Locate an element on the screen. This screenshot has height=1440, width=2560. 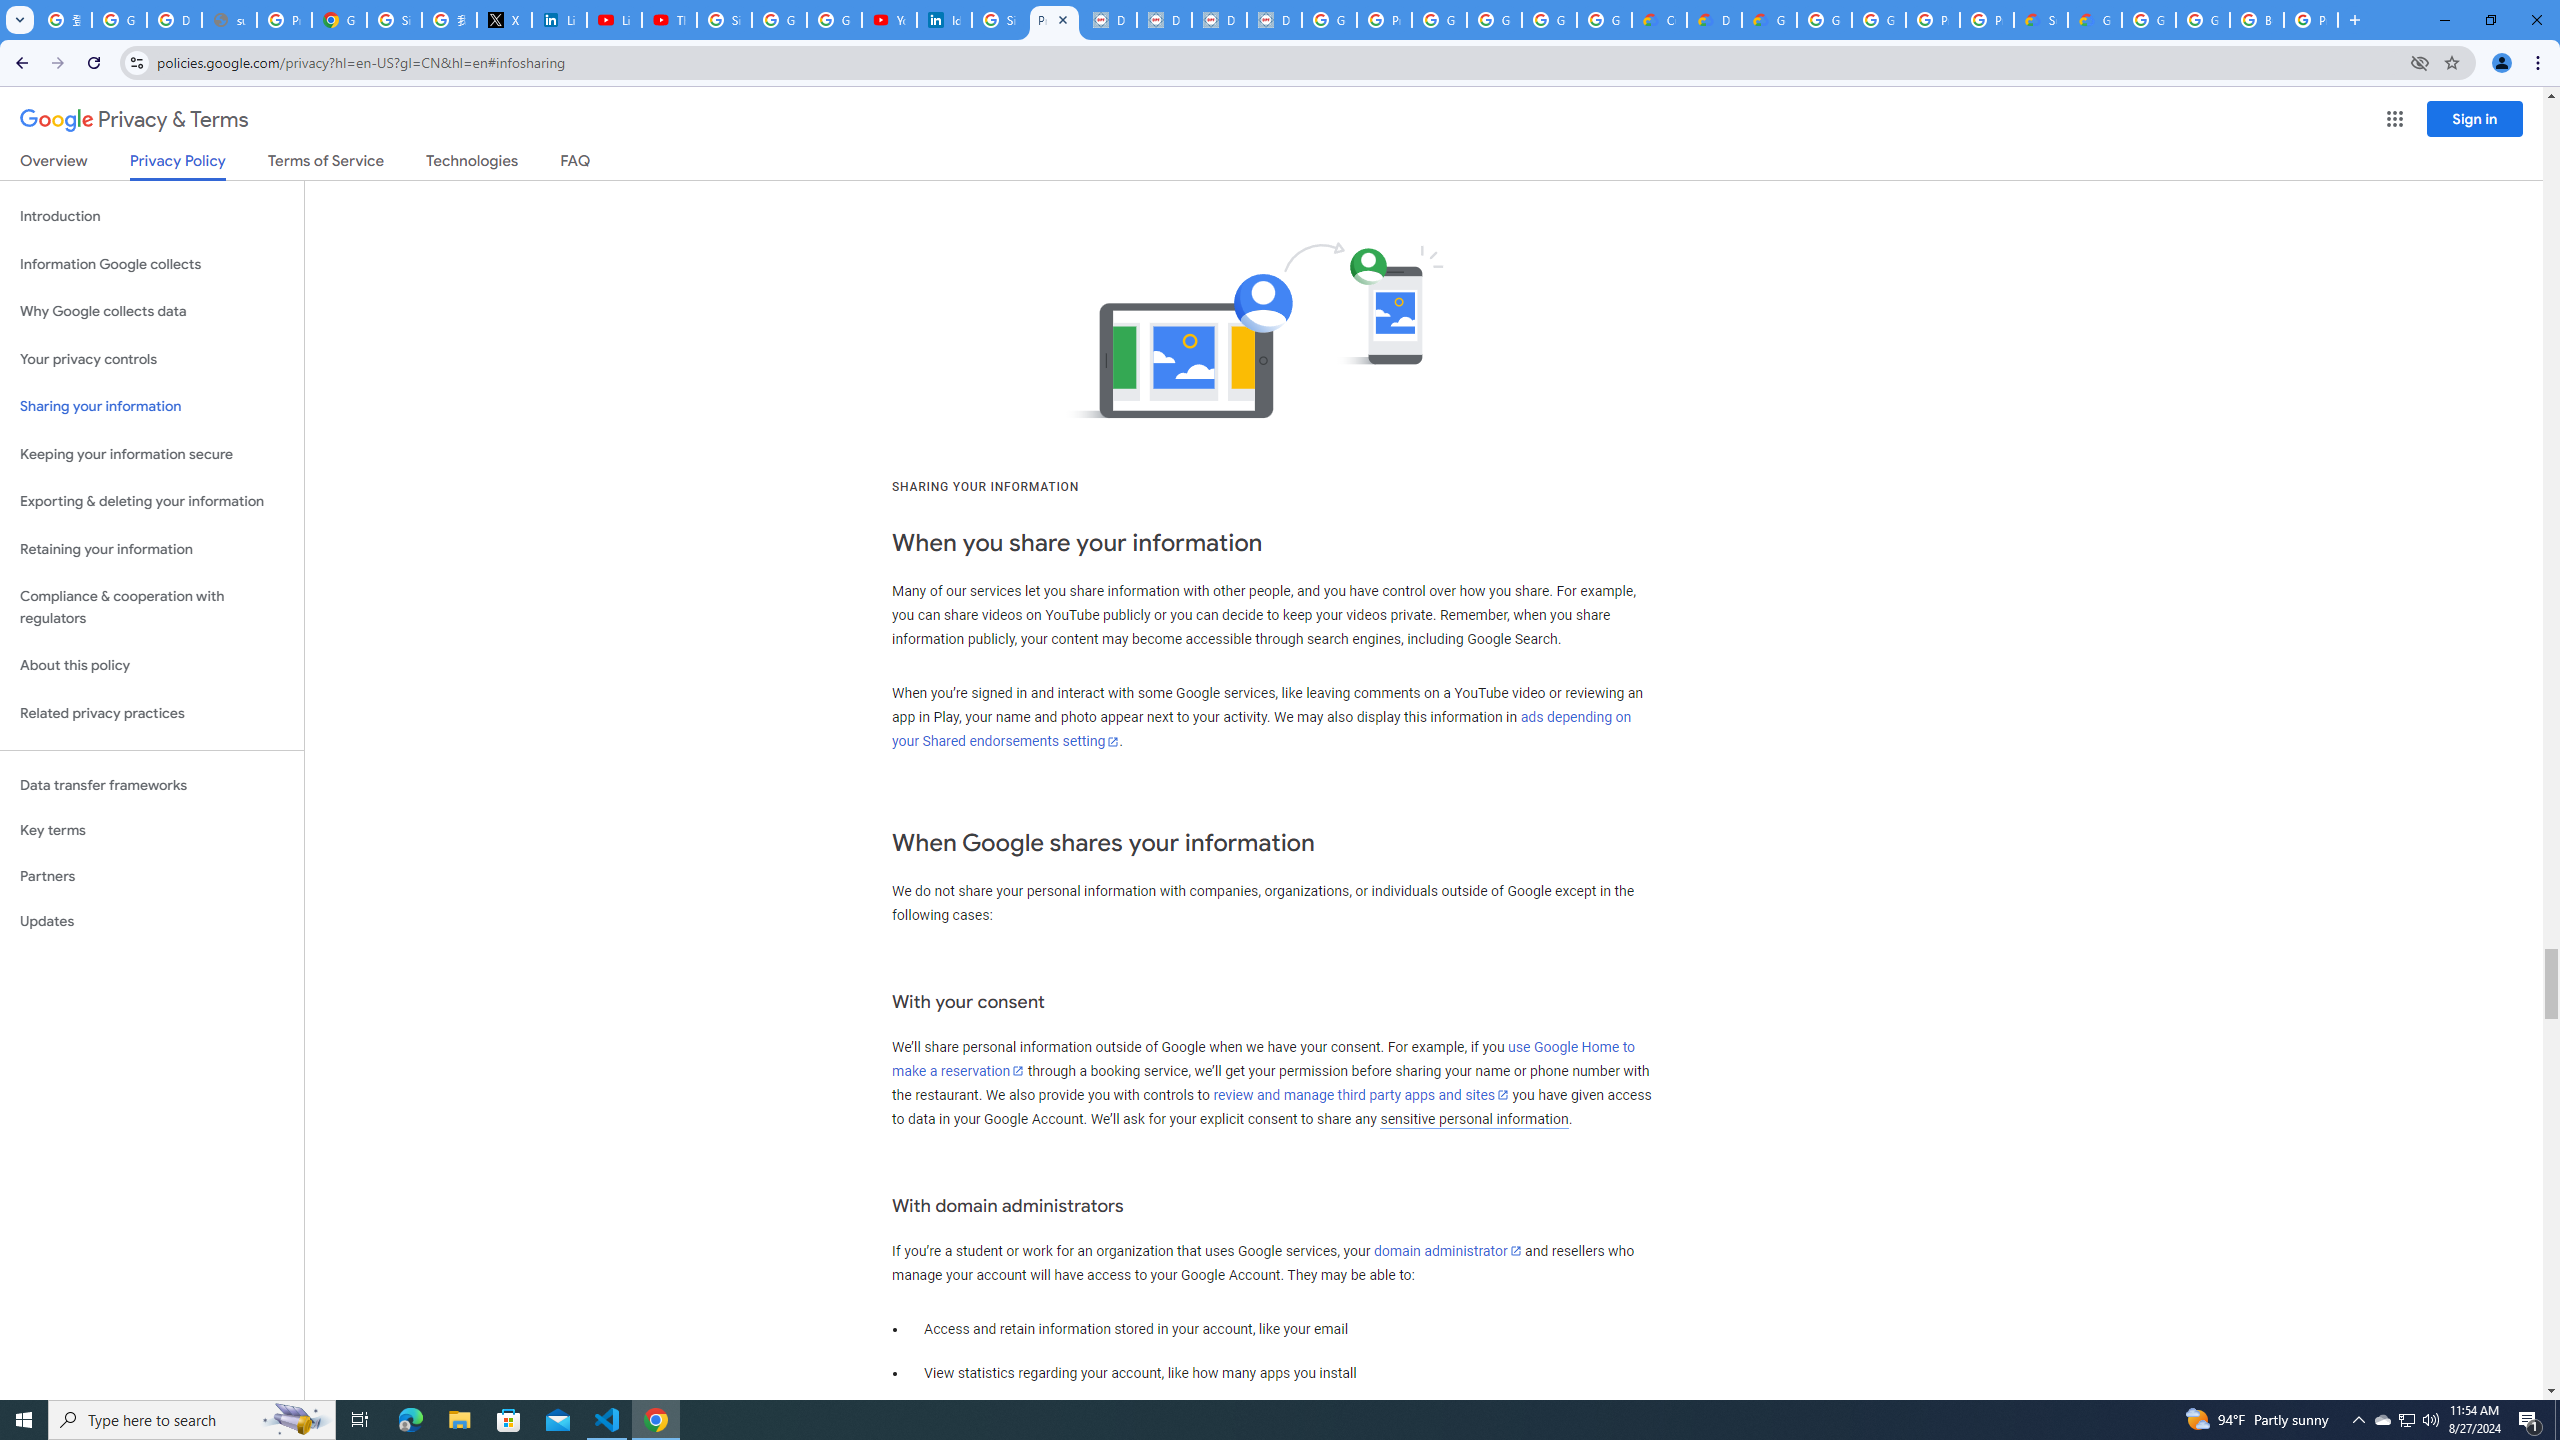
'use Google Home to make a reservation' is located at coordinates (1263, 1058).